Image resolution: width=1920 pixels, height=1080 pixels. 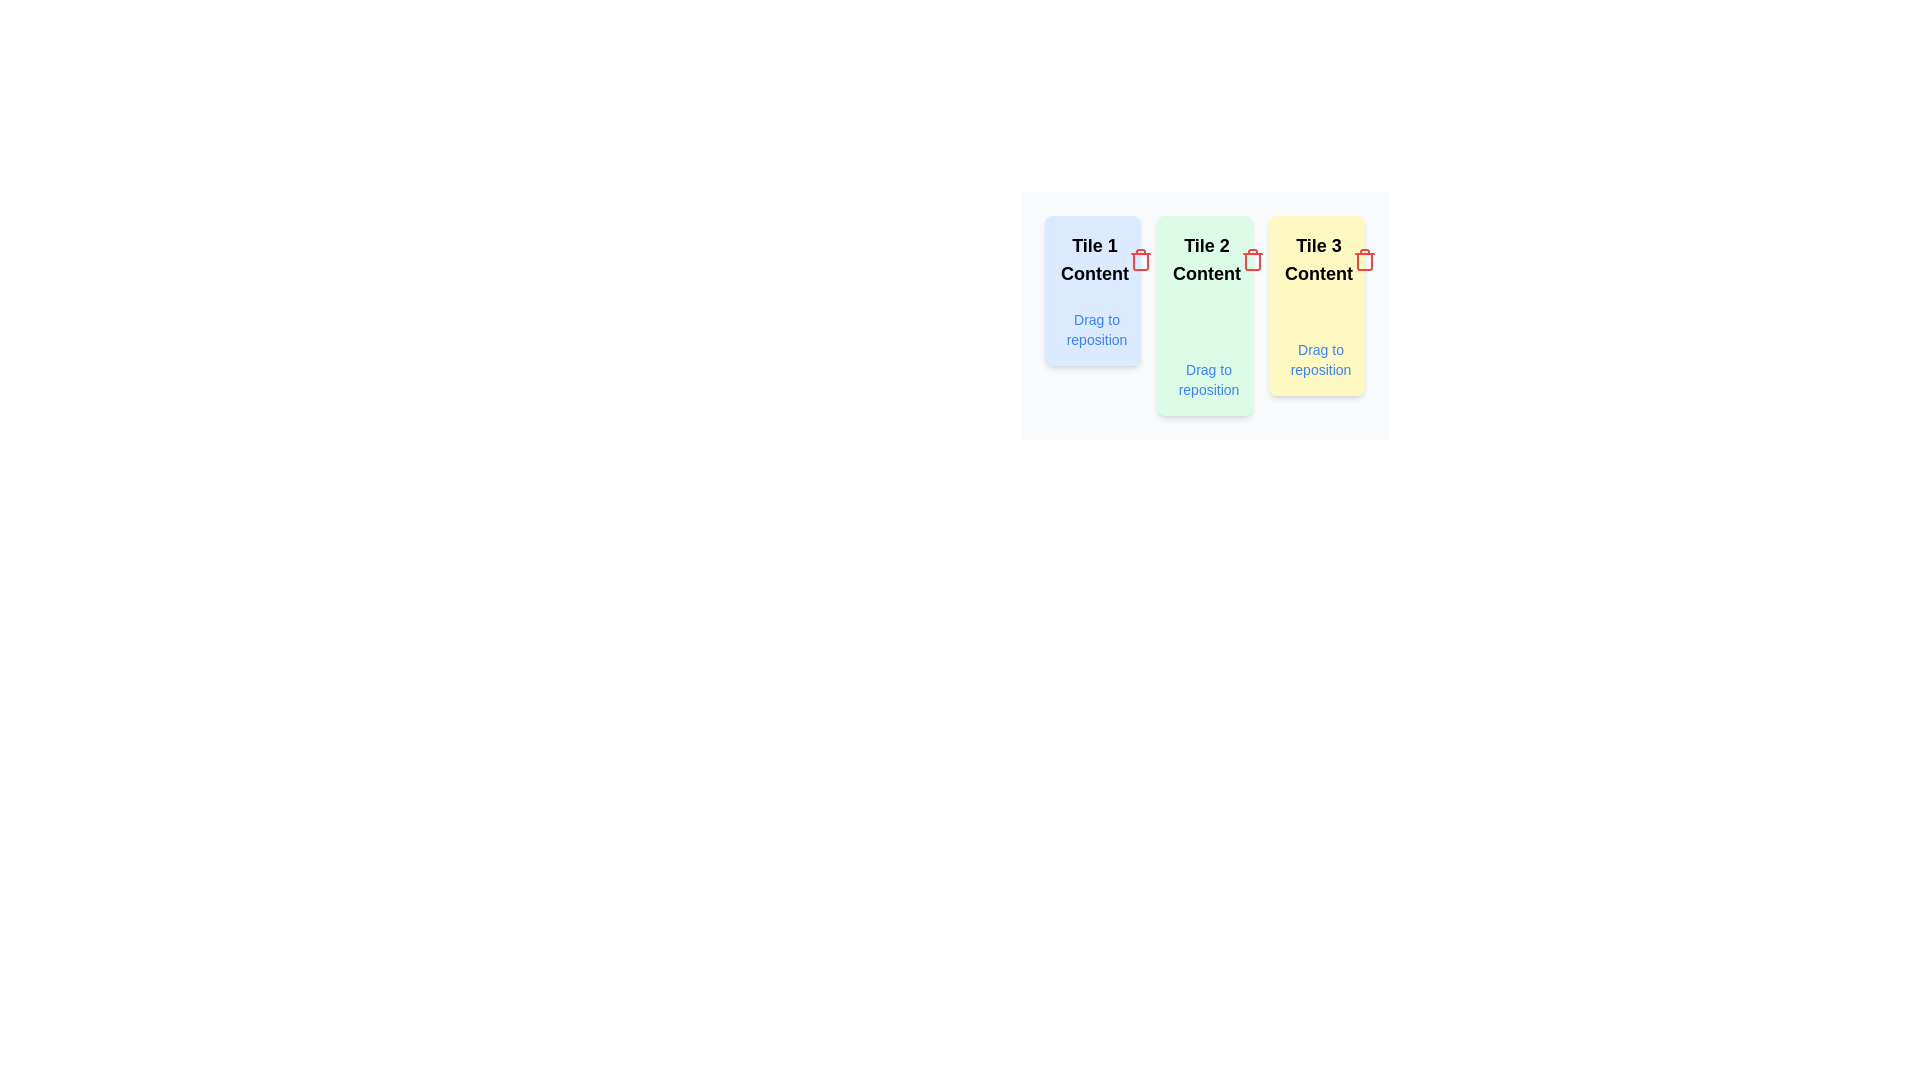 I want to click on the main heading text of the third tile, which is positioned to the right of 'Tile 2 Content' and to the left of the tile's delete icon, so click(x=1319, y=258).